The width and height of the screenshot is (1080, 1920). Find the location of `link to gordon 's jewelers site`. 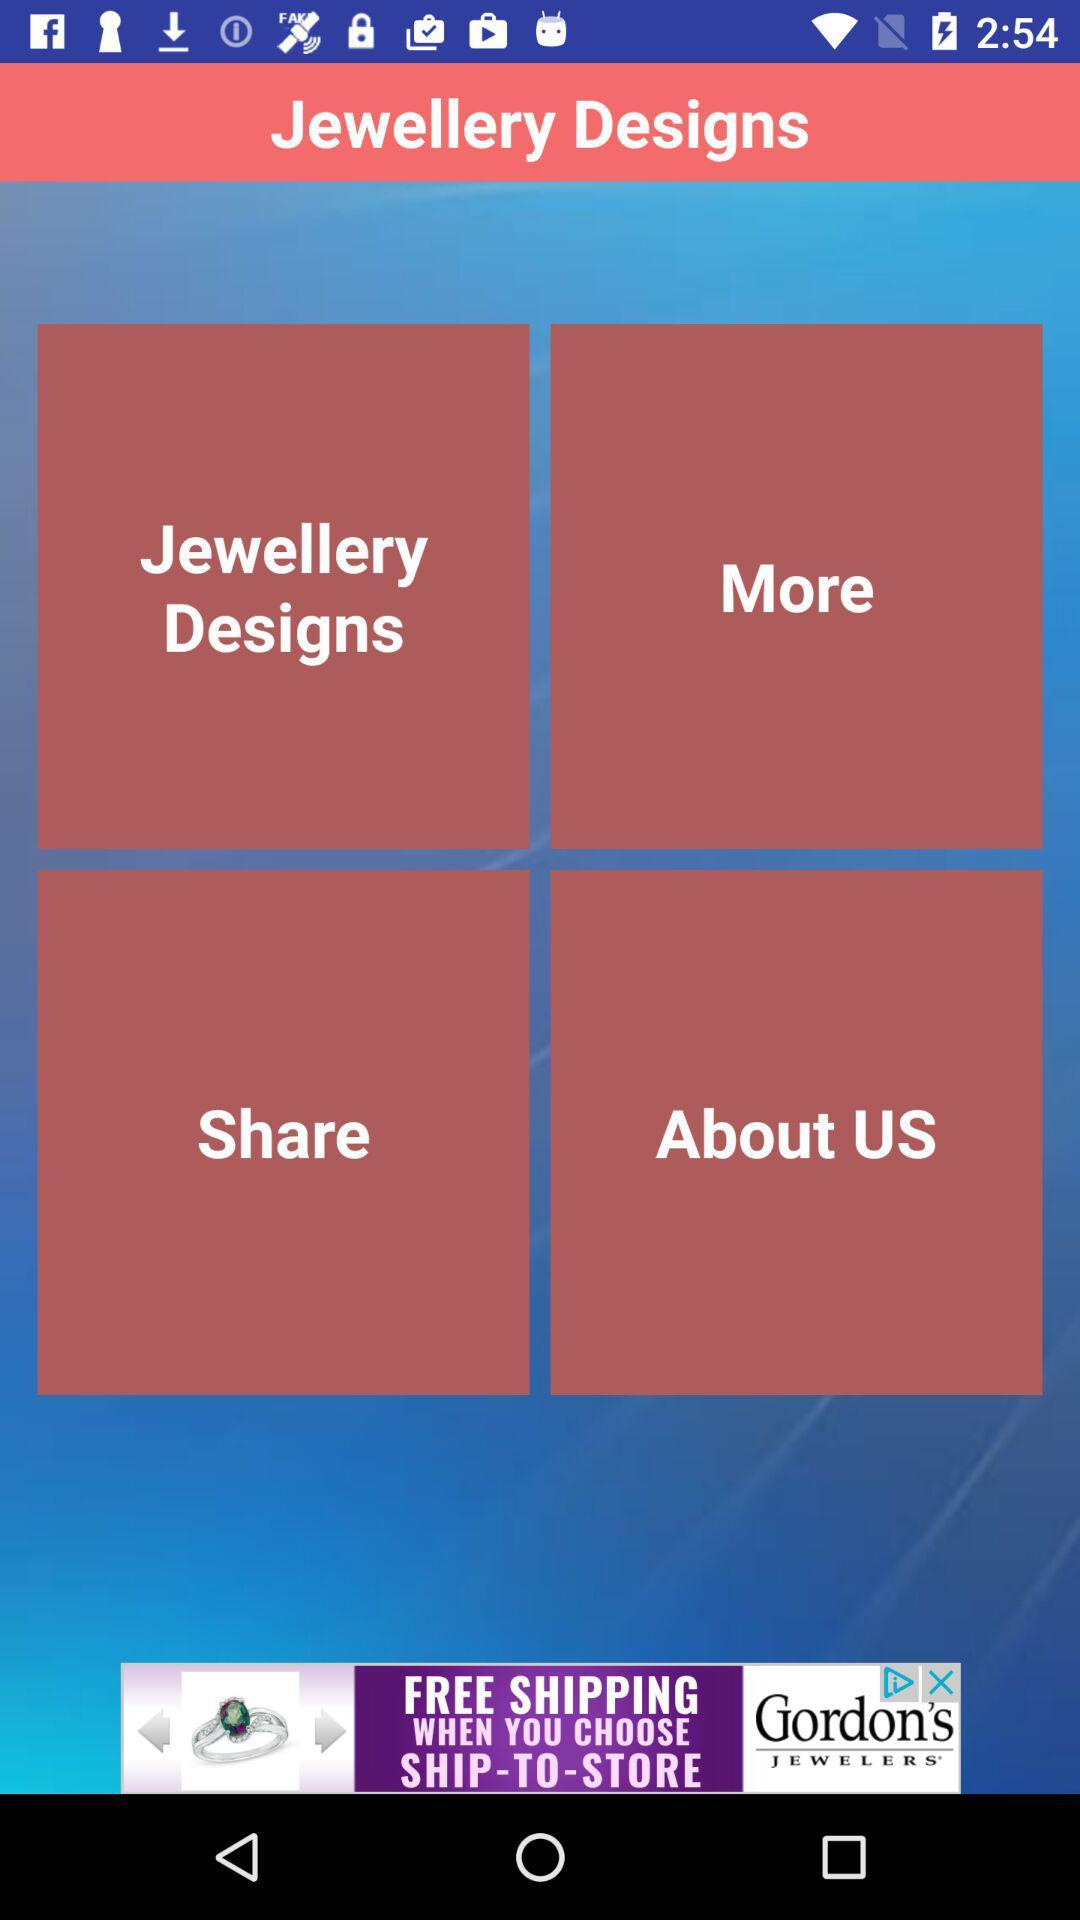

link to gordon 's jewelers site is located at coordinates (540, 1727).